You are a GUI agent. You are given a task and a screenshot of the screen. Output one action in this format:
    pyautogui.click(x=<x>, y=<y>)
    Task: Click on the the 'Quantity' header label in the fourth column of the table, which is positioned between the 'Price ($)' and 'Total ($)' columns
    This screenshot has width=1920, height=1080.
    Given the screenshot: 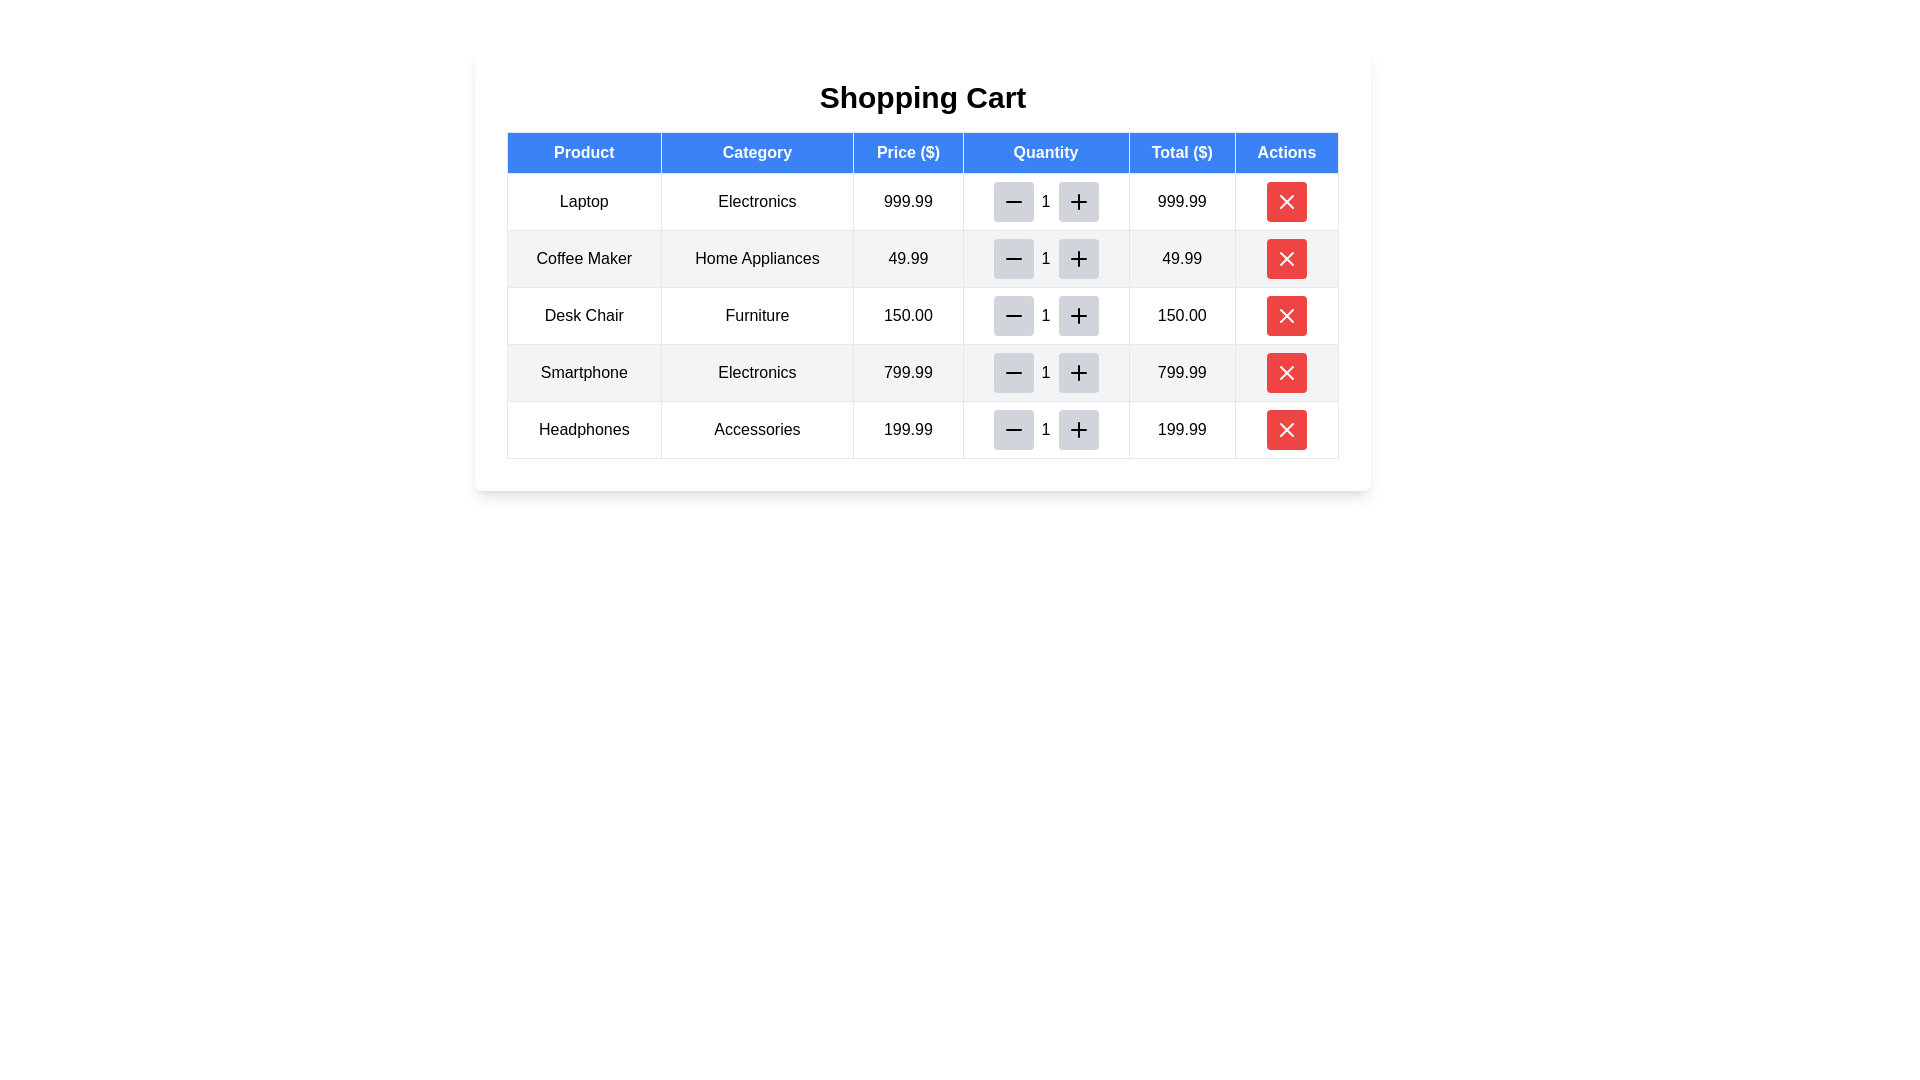 What is the action you would take?
    pyautogui.click(x=1045, y=152)
    